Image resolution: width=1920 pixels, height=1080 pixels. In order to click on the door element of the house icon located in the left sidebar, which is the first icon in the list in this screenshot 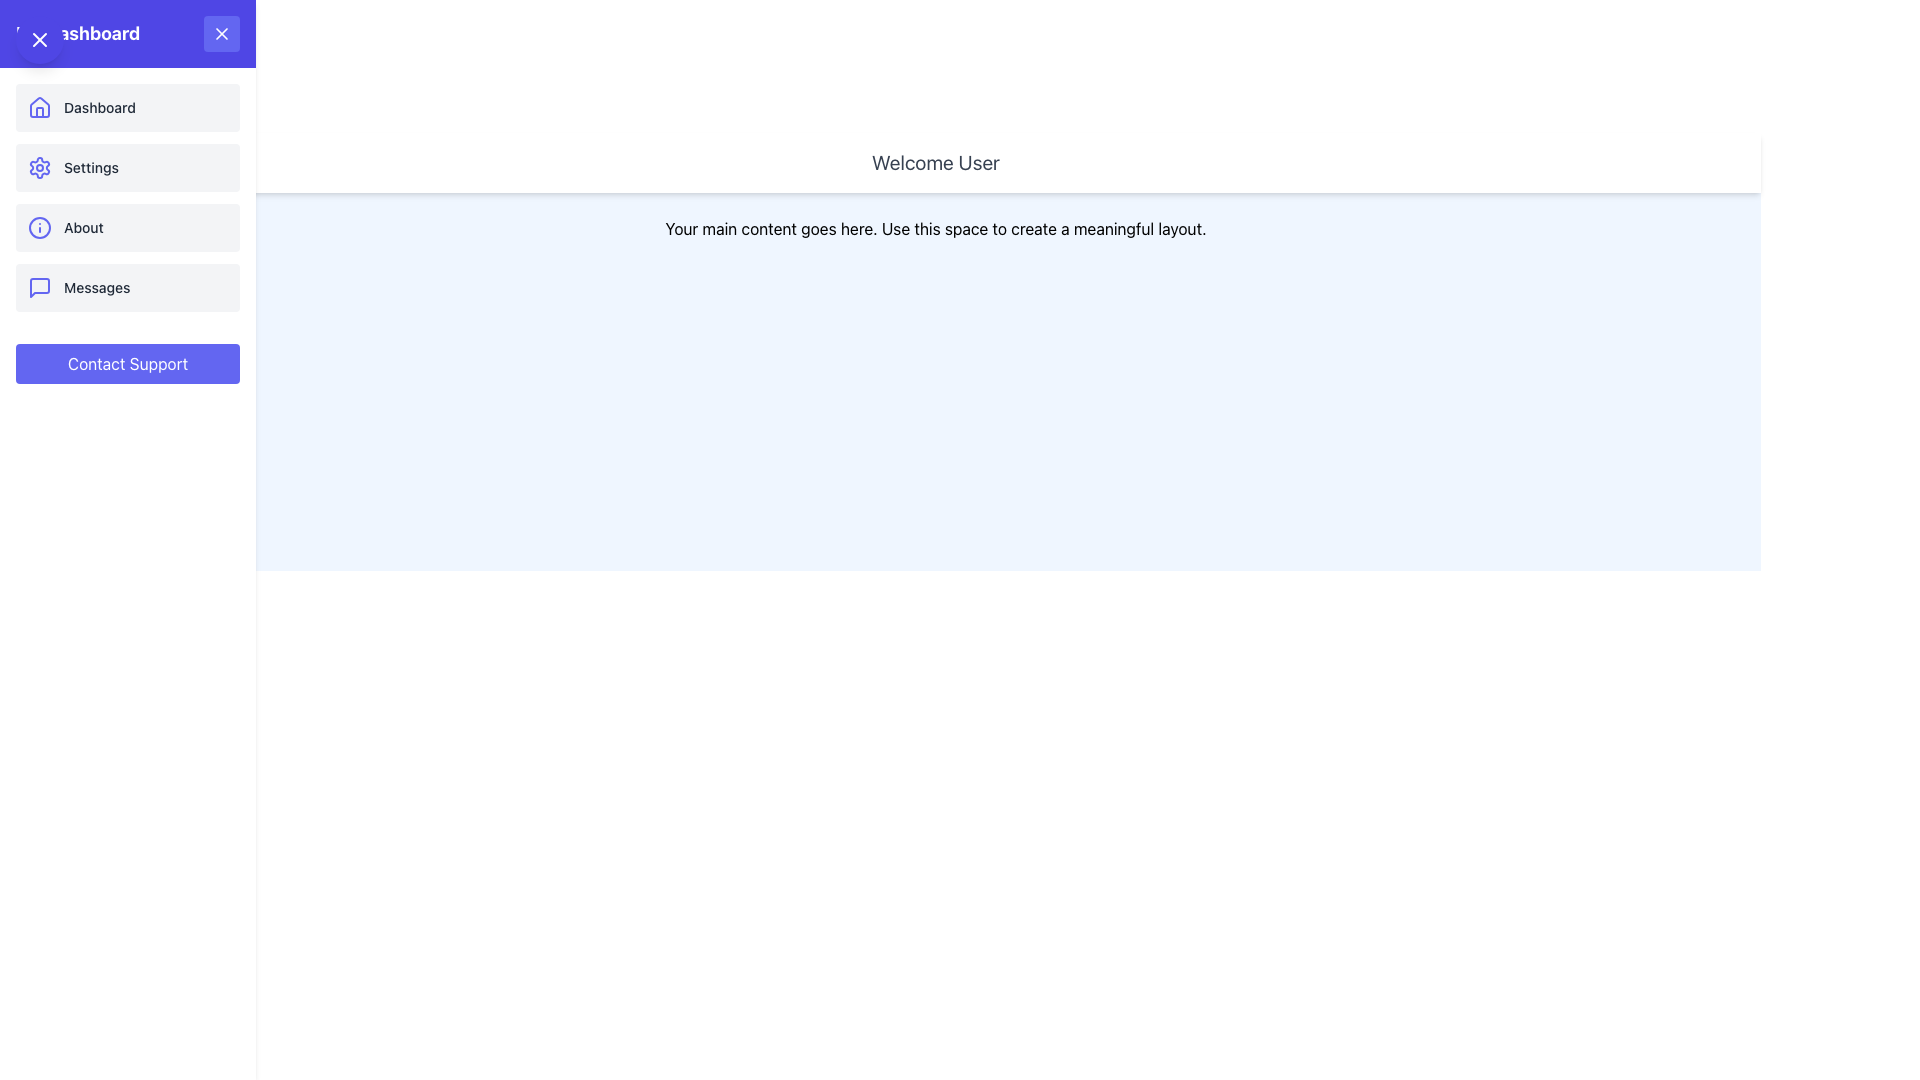, I will do `click(39, 112)`.